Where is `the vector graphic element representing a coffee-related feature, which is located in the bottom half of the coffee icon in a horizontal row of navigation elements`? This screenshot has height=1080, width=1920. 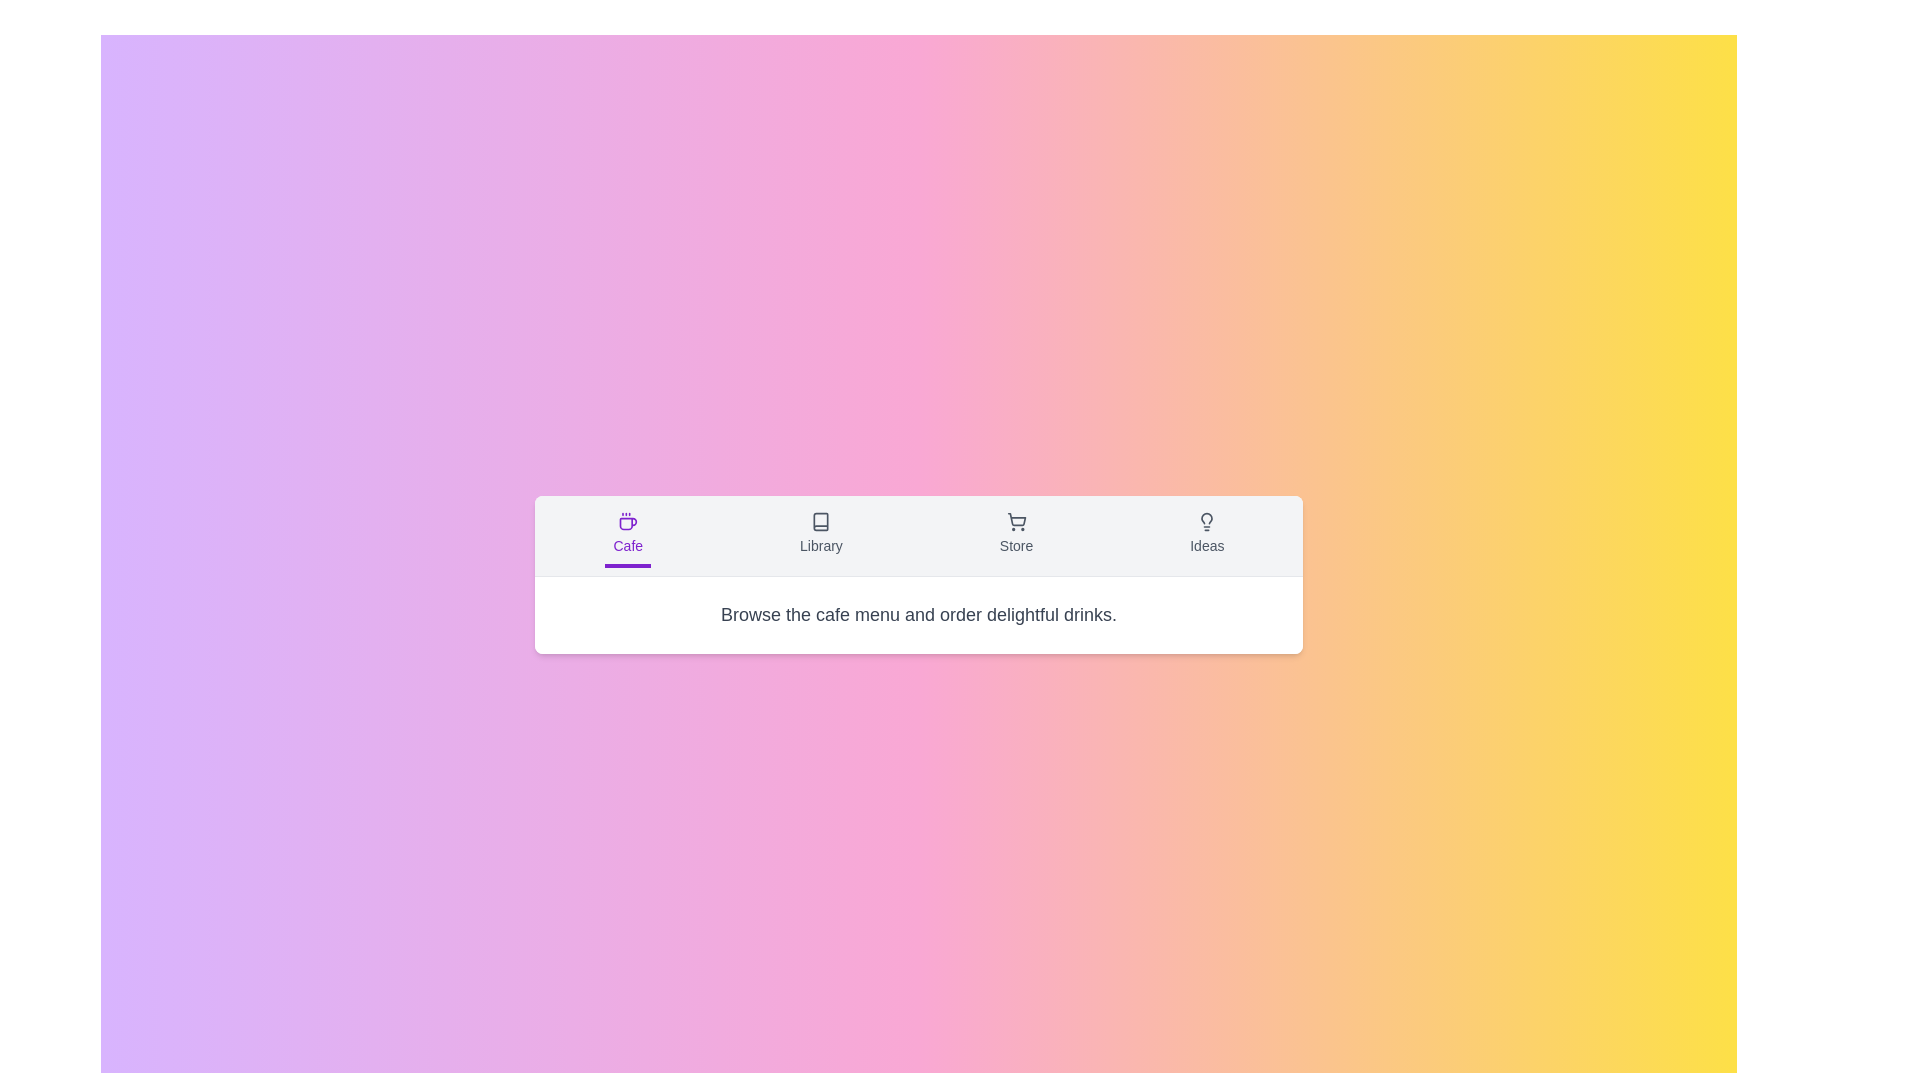 the vector graphic element representing a coffee-related feature, which is located in the bottom half of the coffee icon in a horizontal row of navigation elements is located at coordinates (627, 522).